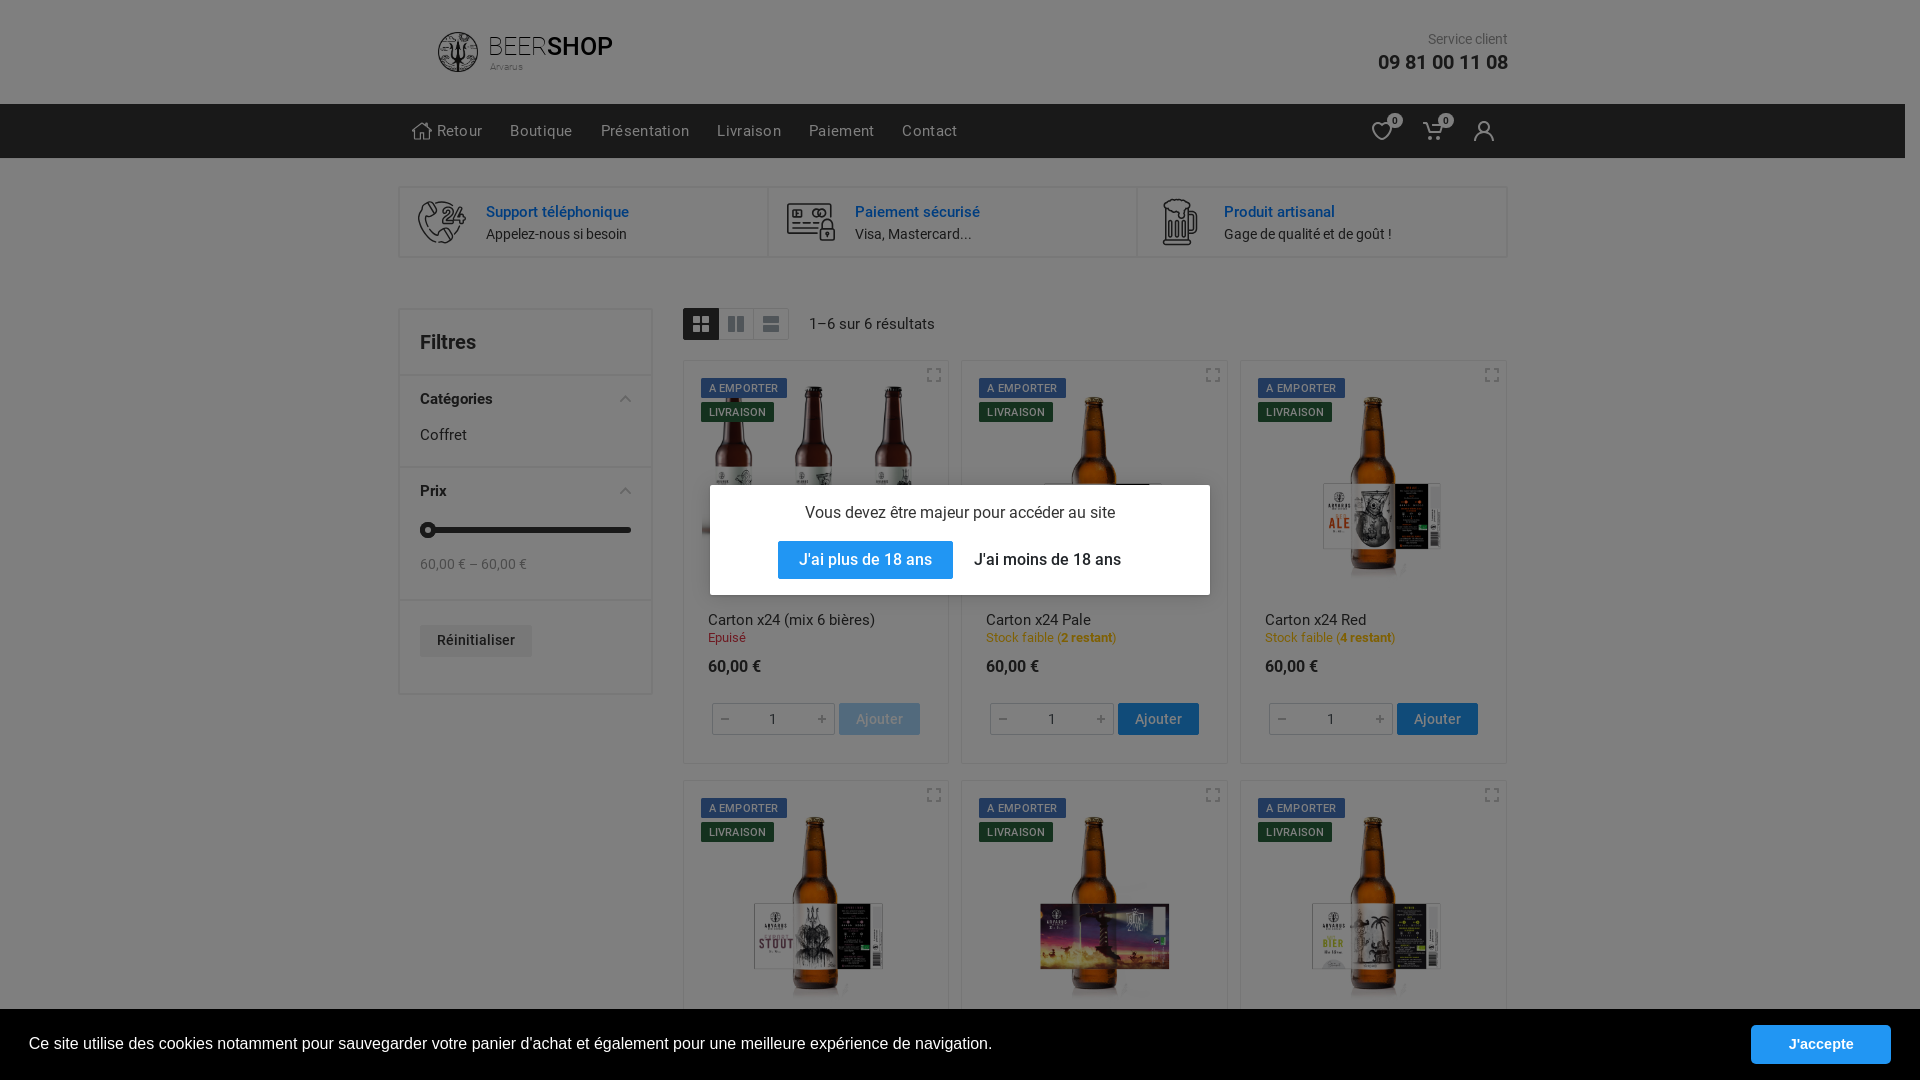 Image resolution: width=1920 pixels, height=1080 pixels. Describe the element at coordinates (525, 490) in the screenshot. I see `'Prix'` at that location.